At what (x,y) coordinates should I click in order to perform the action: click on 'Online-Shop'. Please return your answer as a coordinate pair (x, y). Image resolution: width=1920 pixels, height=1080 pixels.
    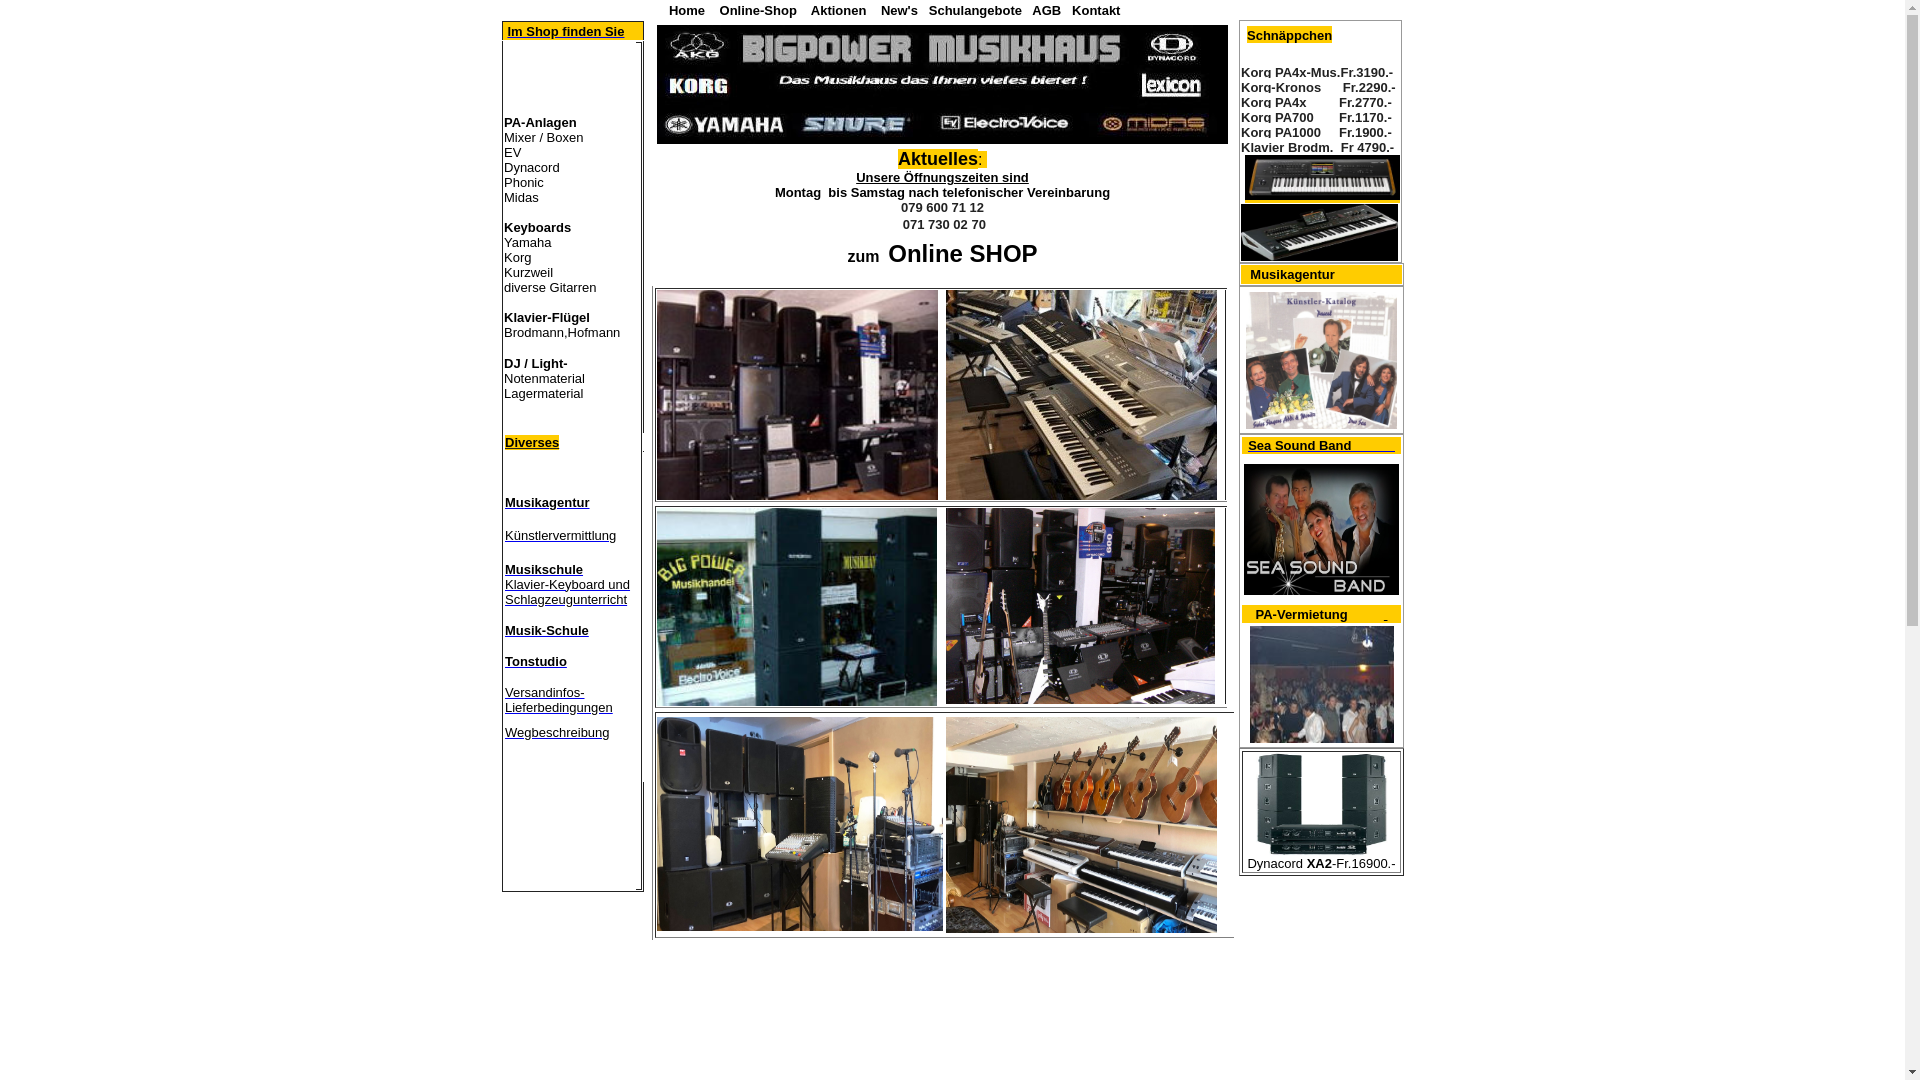
    Looking at the image, I should click on (757, 10).